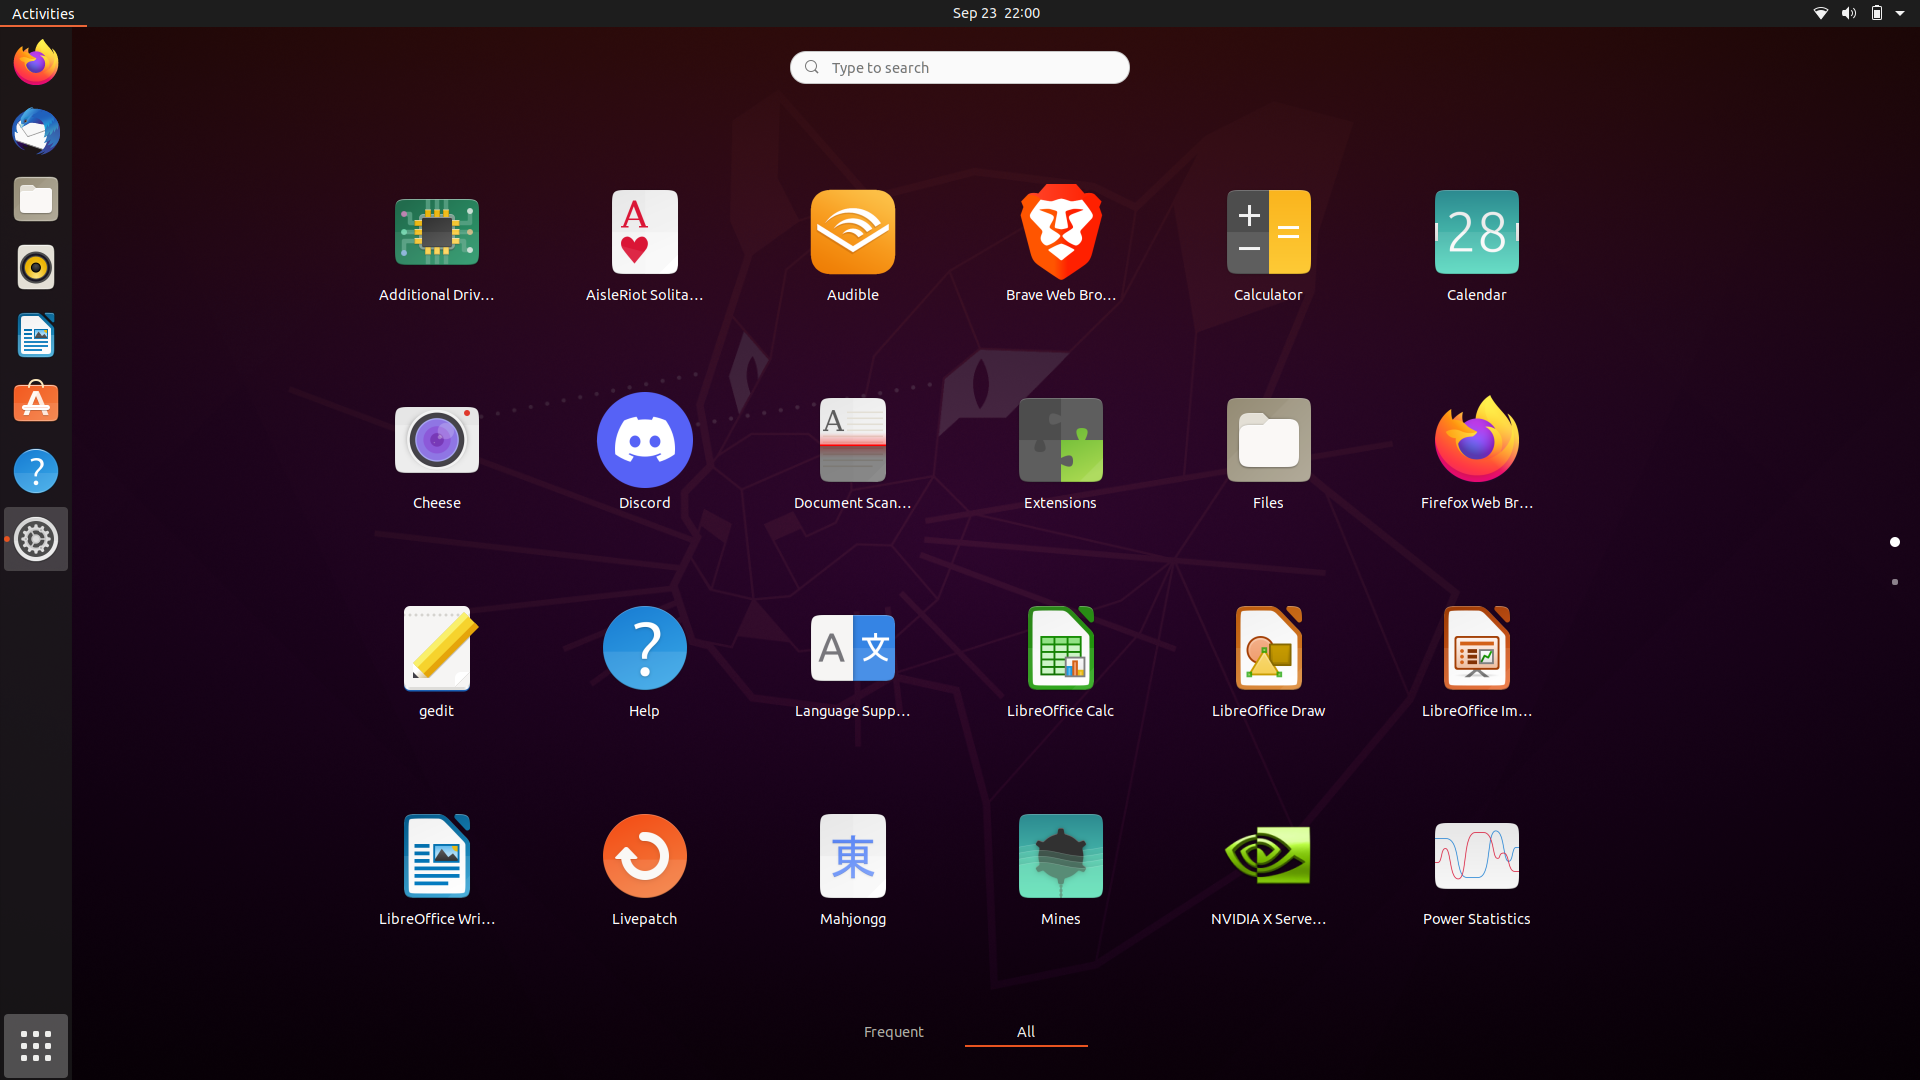  What do you see at coordinates (958, 65) in the screenshot?
I see `Activate keyboard, enter "tools" into the search field and proceed with the search` at bounding box center [958, 65].